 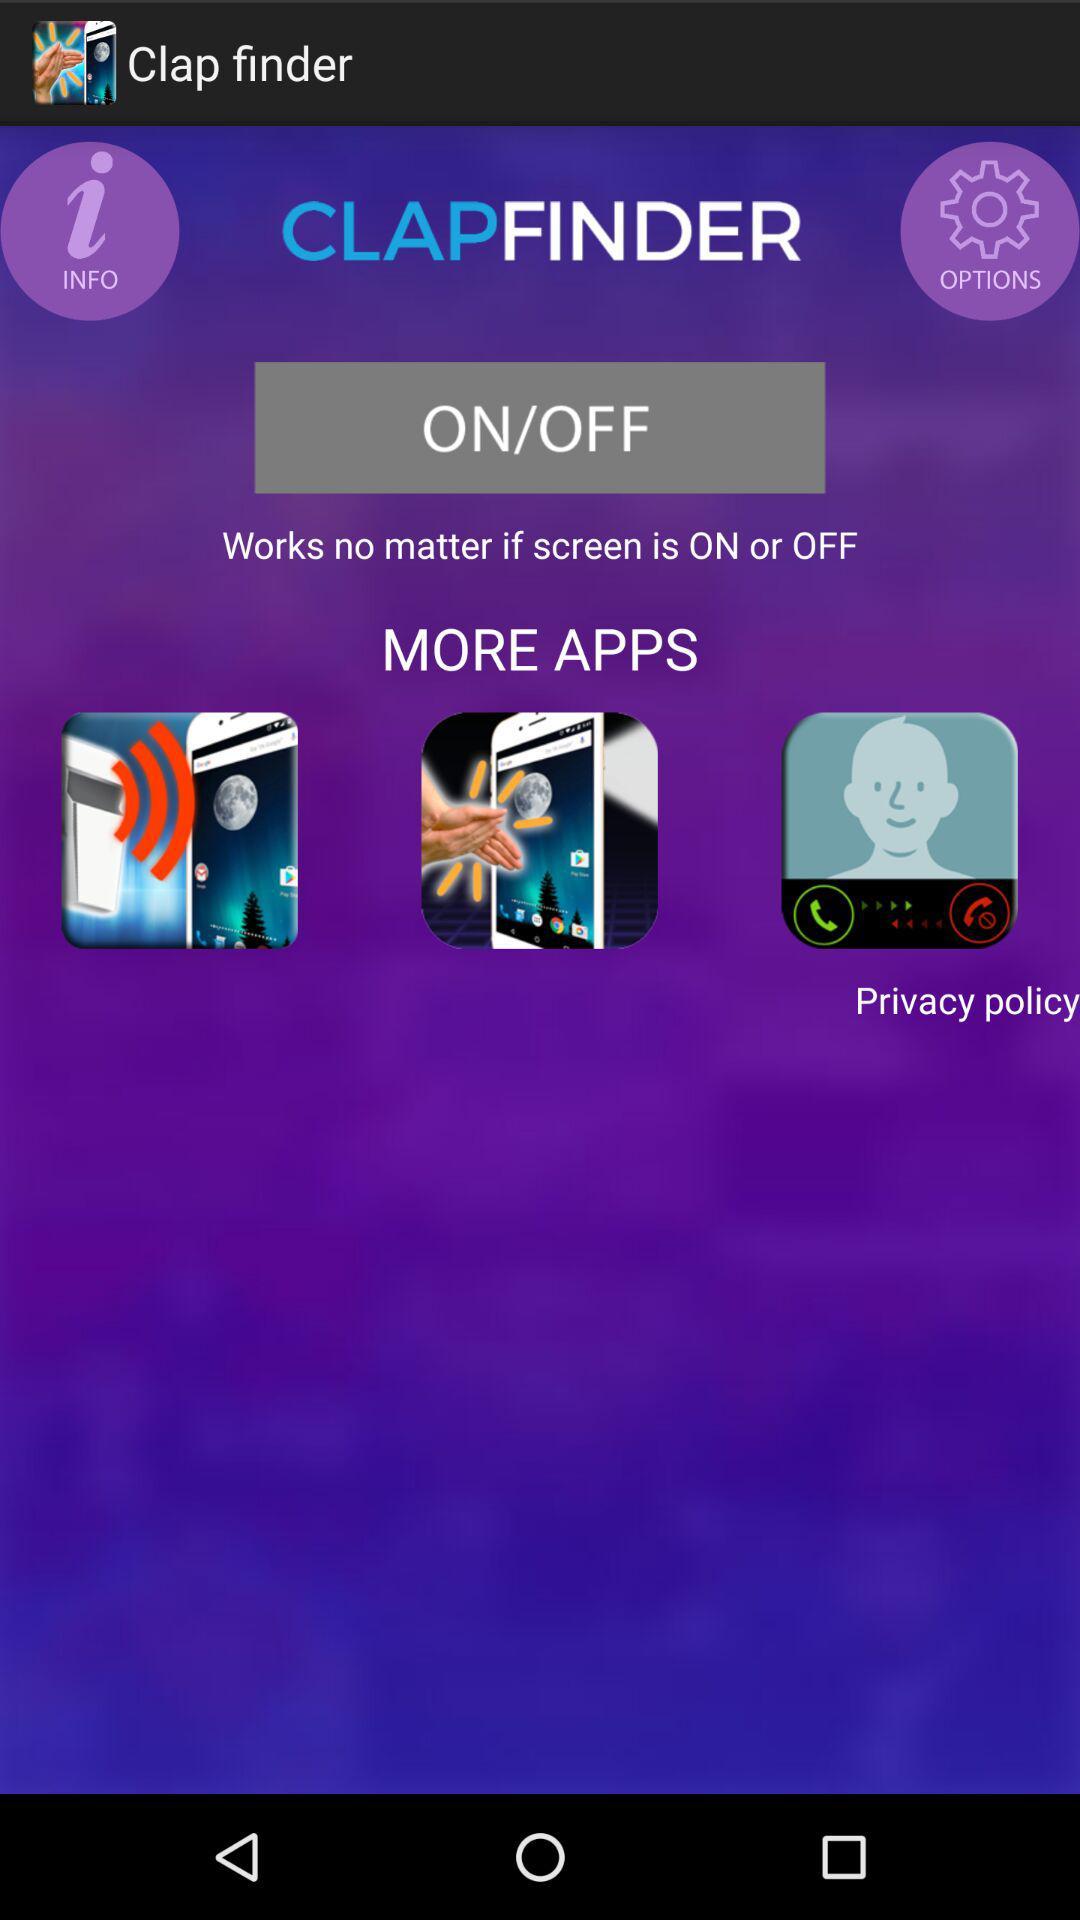 What do you see at coordinates (898, 830) in the screenshot?
I see `calling` at bounding box center [898, 830].